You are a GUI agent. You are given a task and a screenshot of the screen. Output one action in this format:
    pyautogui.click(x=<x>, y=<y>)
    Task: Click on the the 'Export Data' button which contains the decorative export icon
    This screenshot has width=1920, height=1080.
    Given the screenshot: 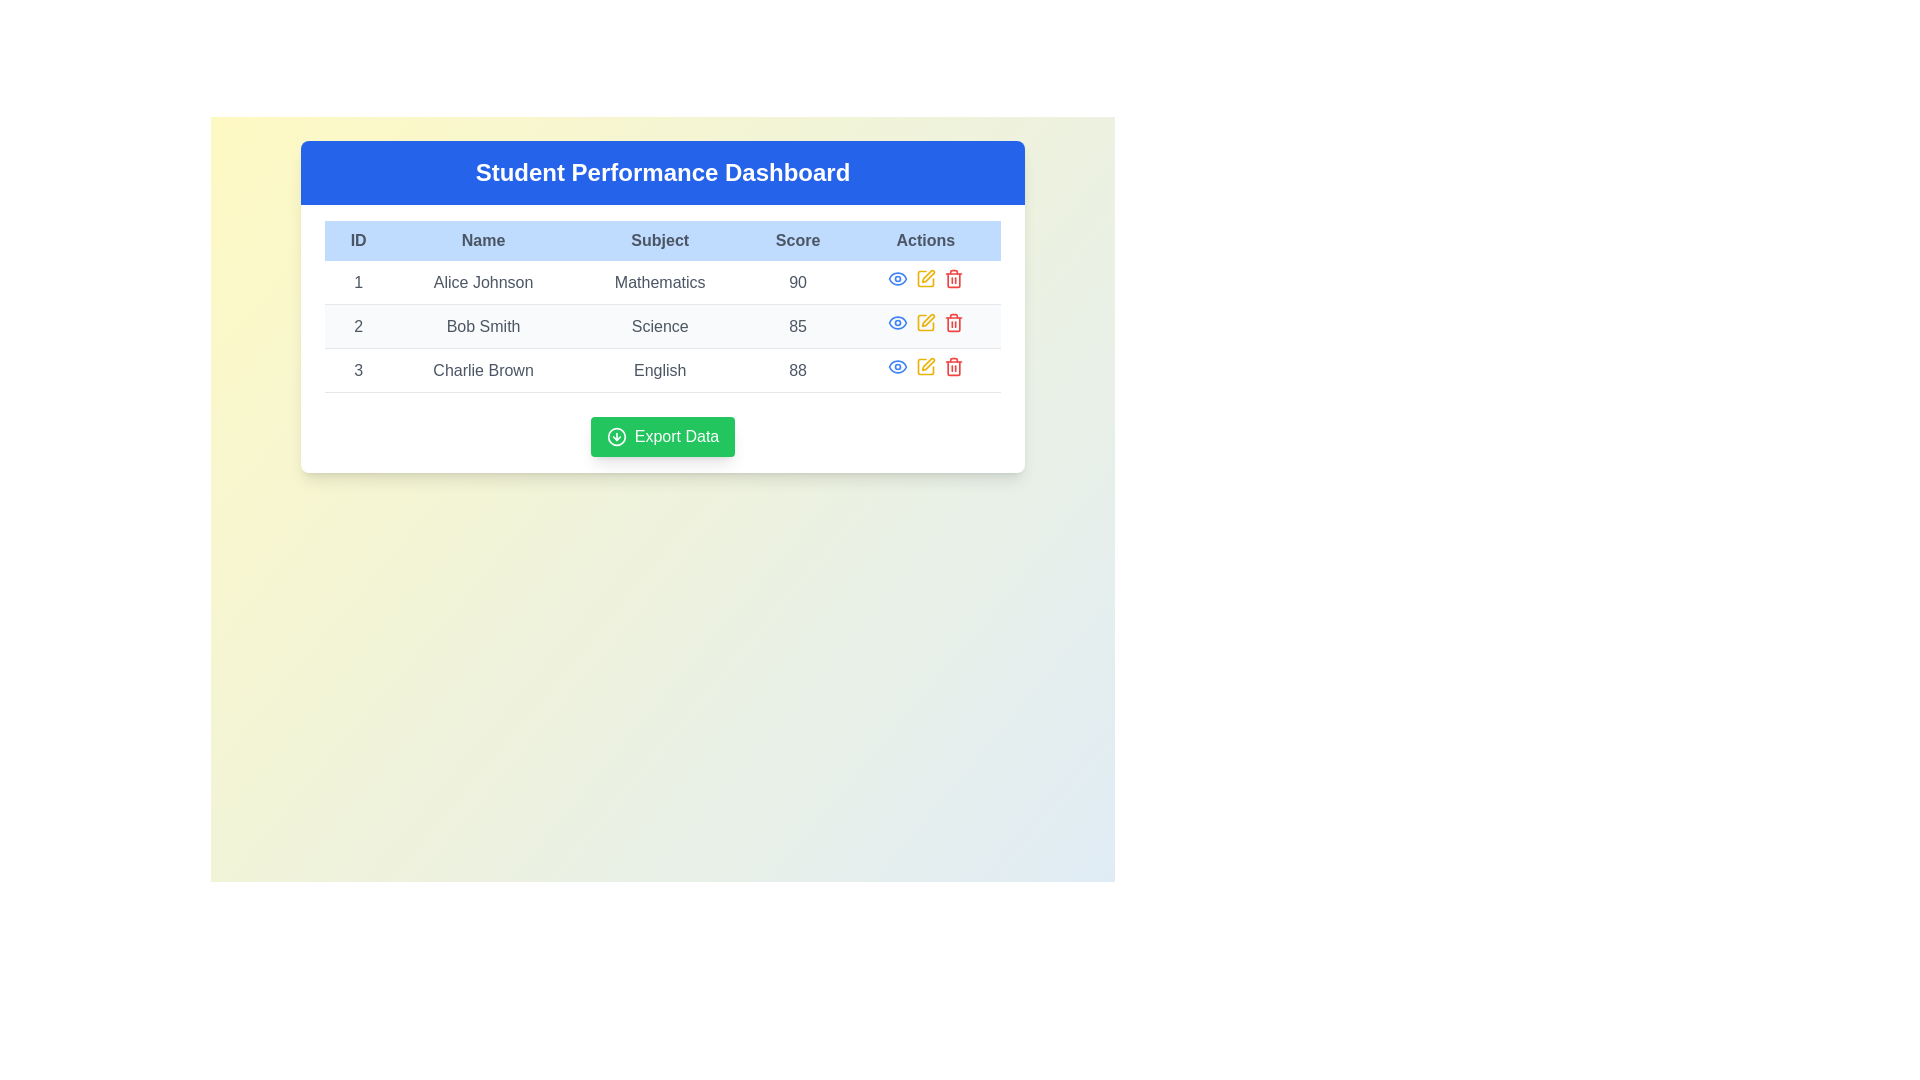 What is the action you would take?
    pyautogui.click(x=615, y=435)
    